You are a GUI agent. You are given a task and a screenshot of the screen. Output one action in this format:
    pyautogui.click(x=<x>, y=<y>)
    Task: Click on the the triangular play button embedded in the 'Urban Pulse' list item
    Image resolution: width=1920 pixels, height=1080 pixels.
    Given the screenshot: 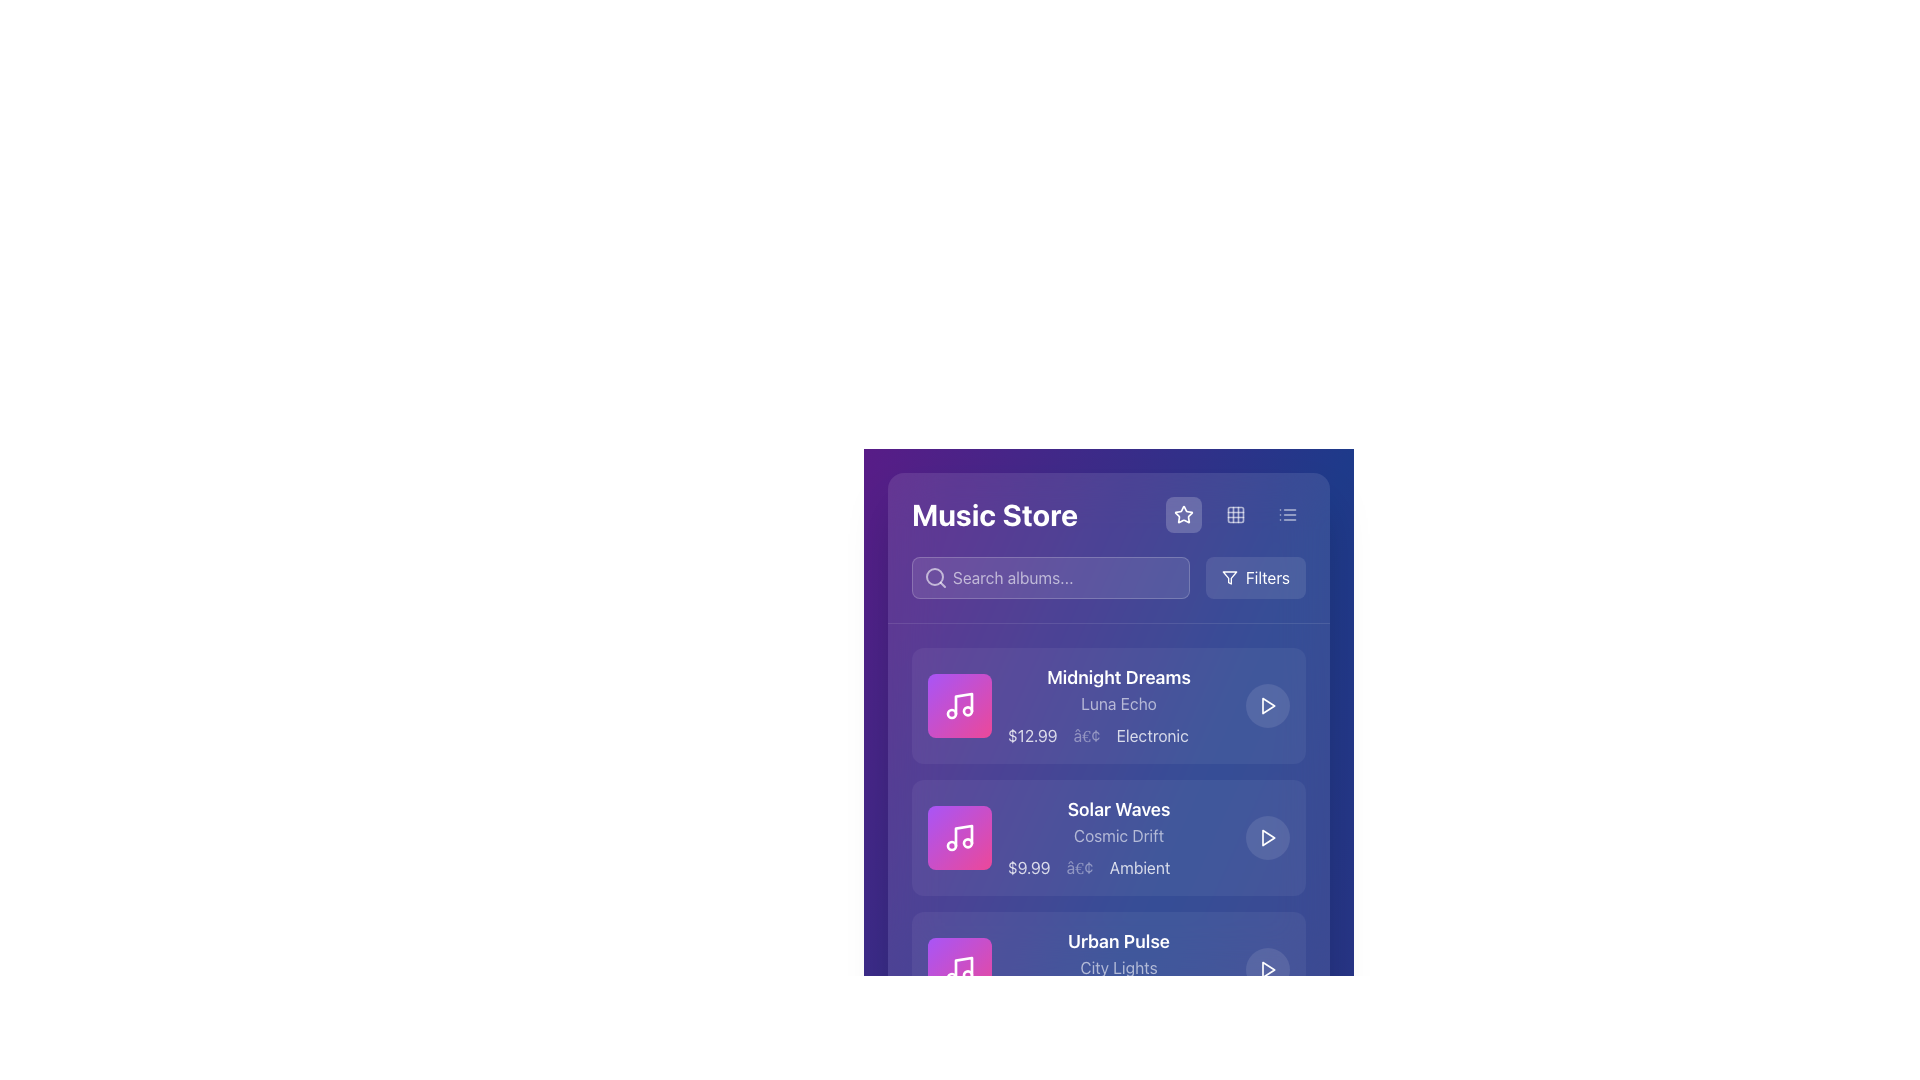 What is the action you would take?
    pyautogui.click(x=1267, y=968)
    